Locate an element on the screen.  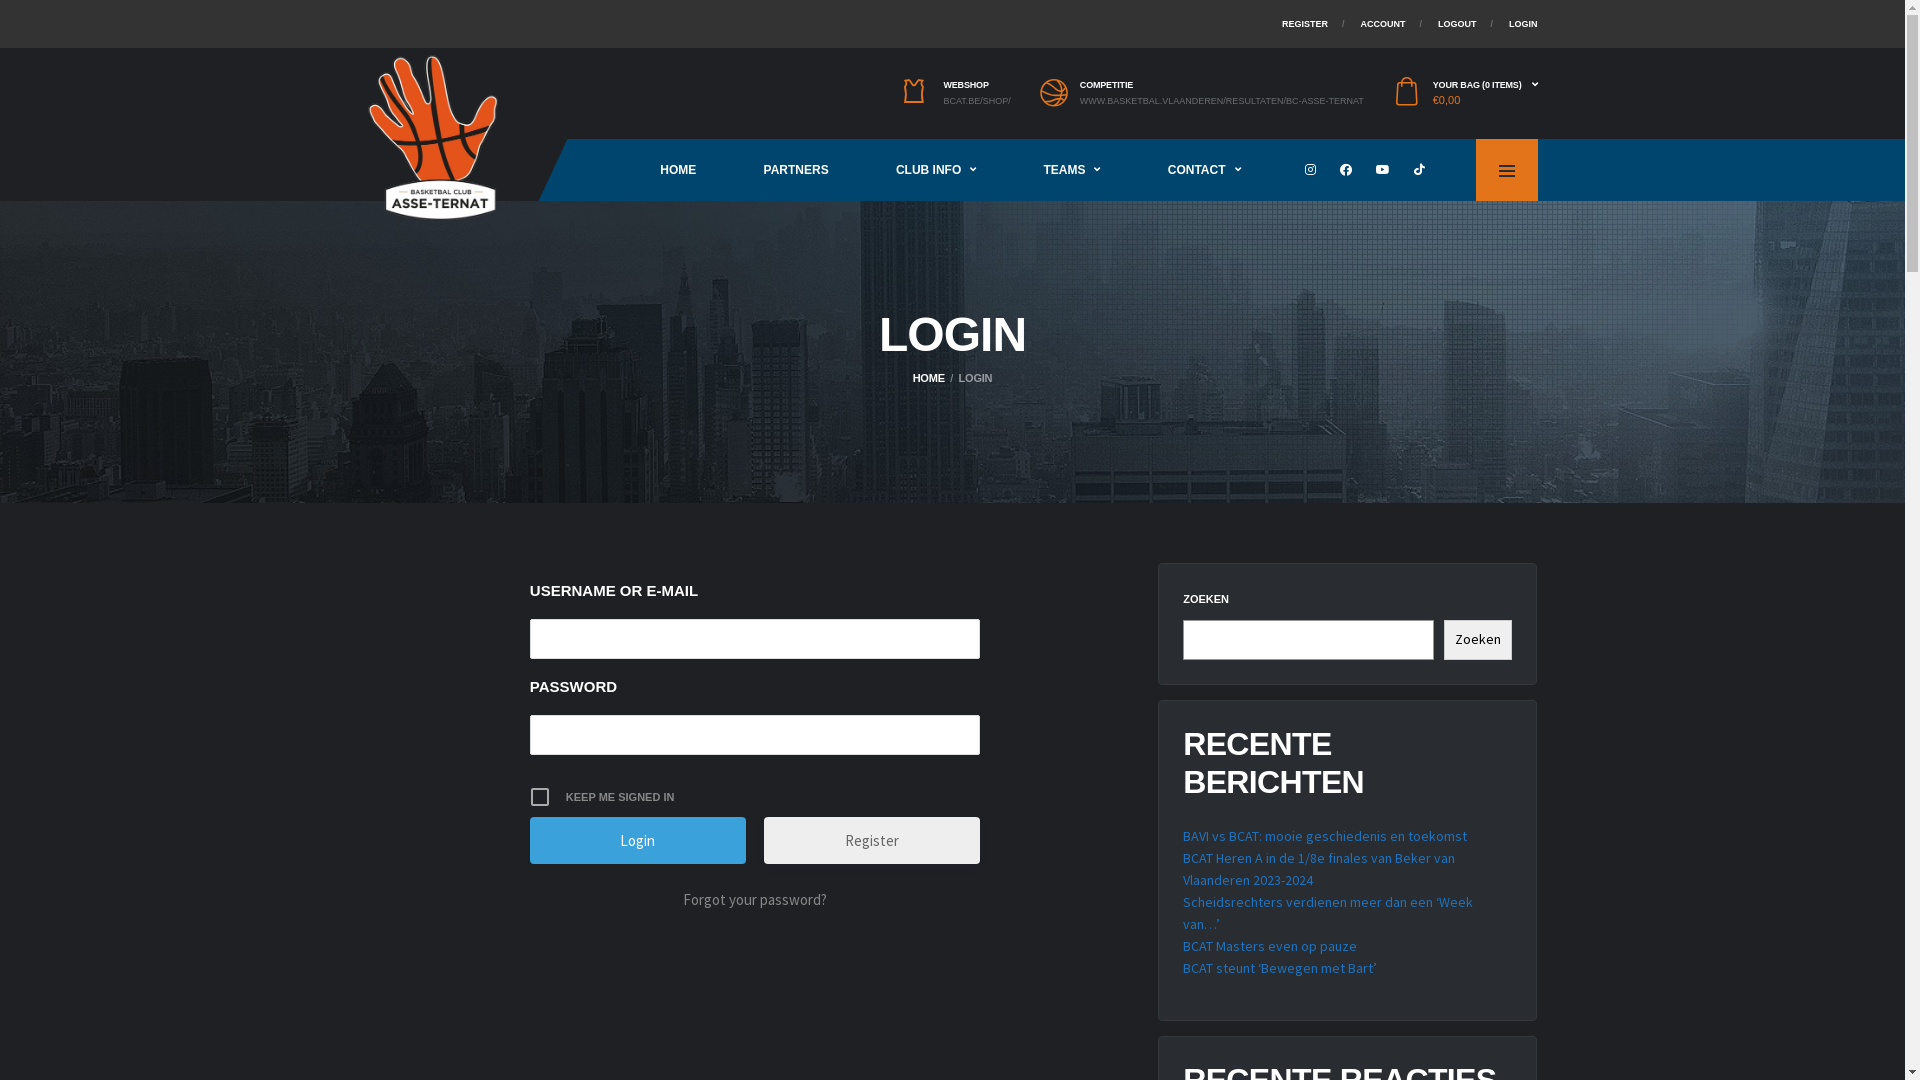
'BAVI vs BCAT: mooie geschiedenis en toekomst' is located at coordinates (1324, 836).